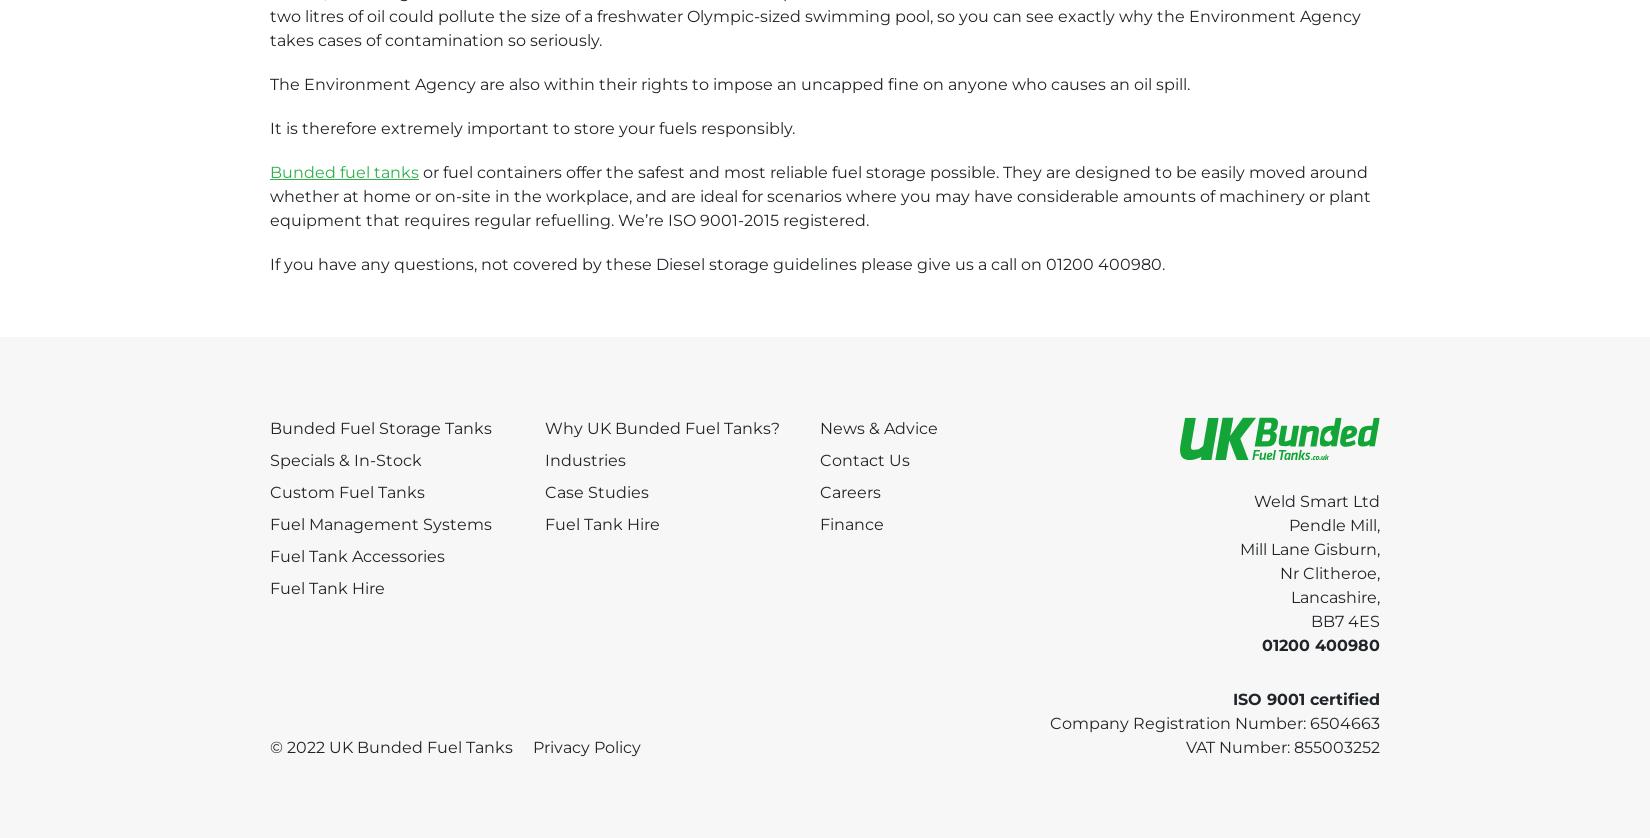 Image resolution: width=1650 pixels, height=838 pixels. Describe the element at coordinates (1344, 620) in the screenshot. I see `'BB7 4ES'` at that location.